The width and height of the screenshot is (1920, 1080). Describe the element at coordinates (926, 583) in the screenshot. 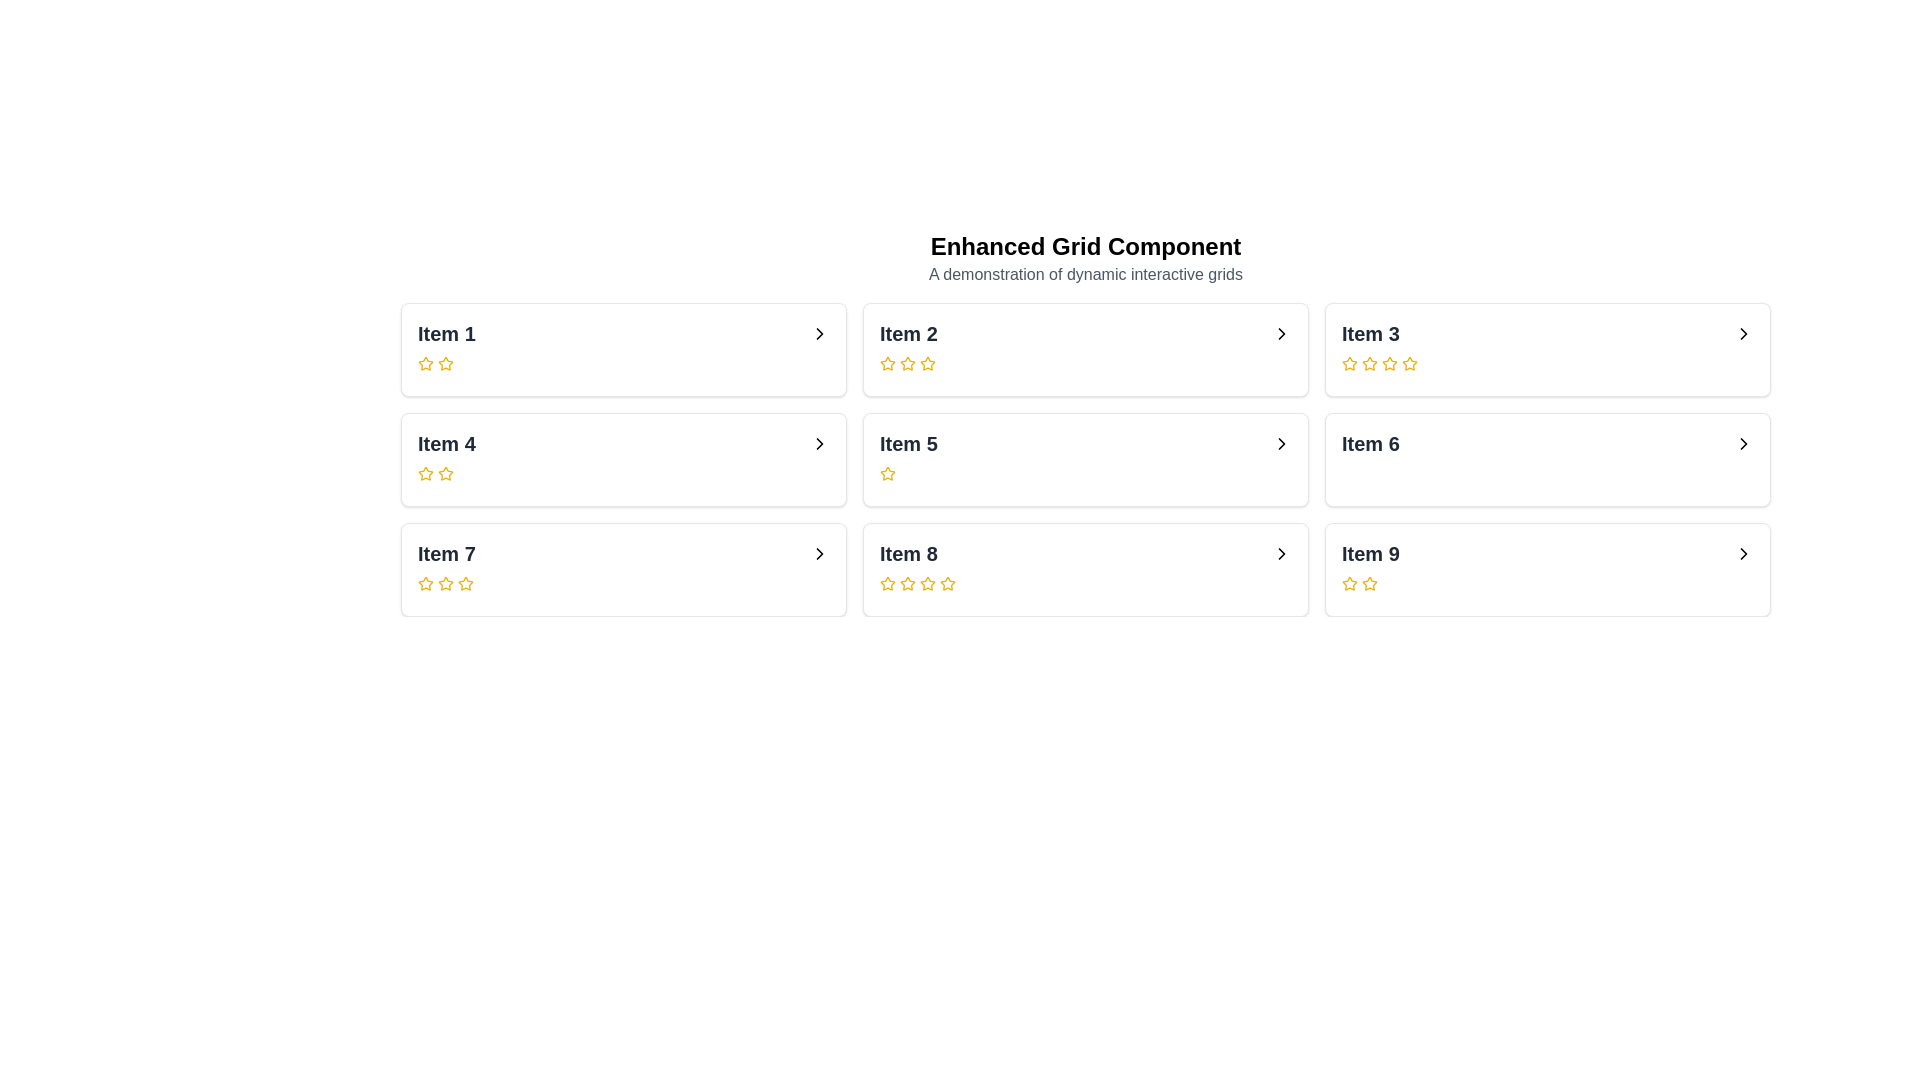

I see `the second star in the rating row of the 'Item 8' card` at that location.